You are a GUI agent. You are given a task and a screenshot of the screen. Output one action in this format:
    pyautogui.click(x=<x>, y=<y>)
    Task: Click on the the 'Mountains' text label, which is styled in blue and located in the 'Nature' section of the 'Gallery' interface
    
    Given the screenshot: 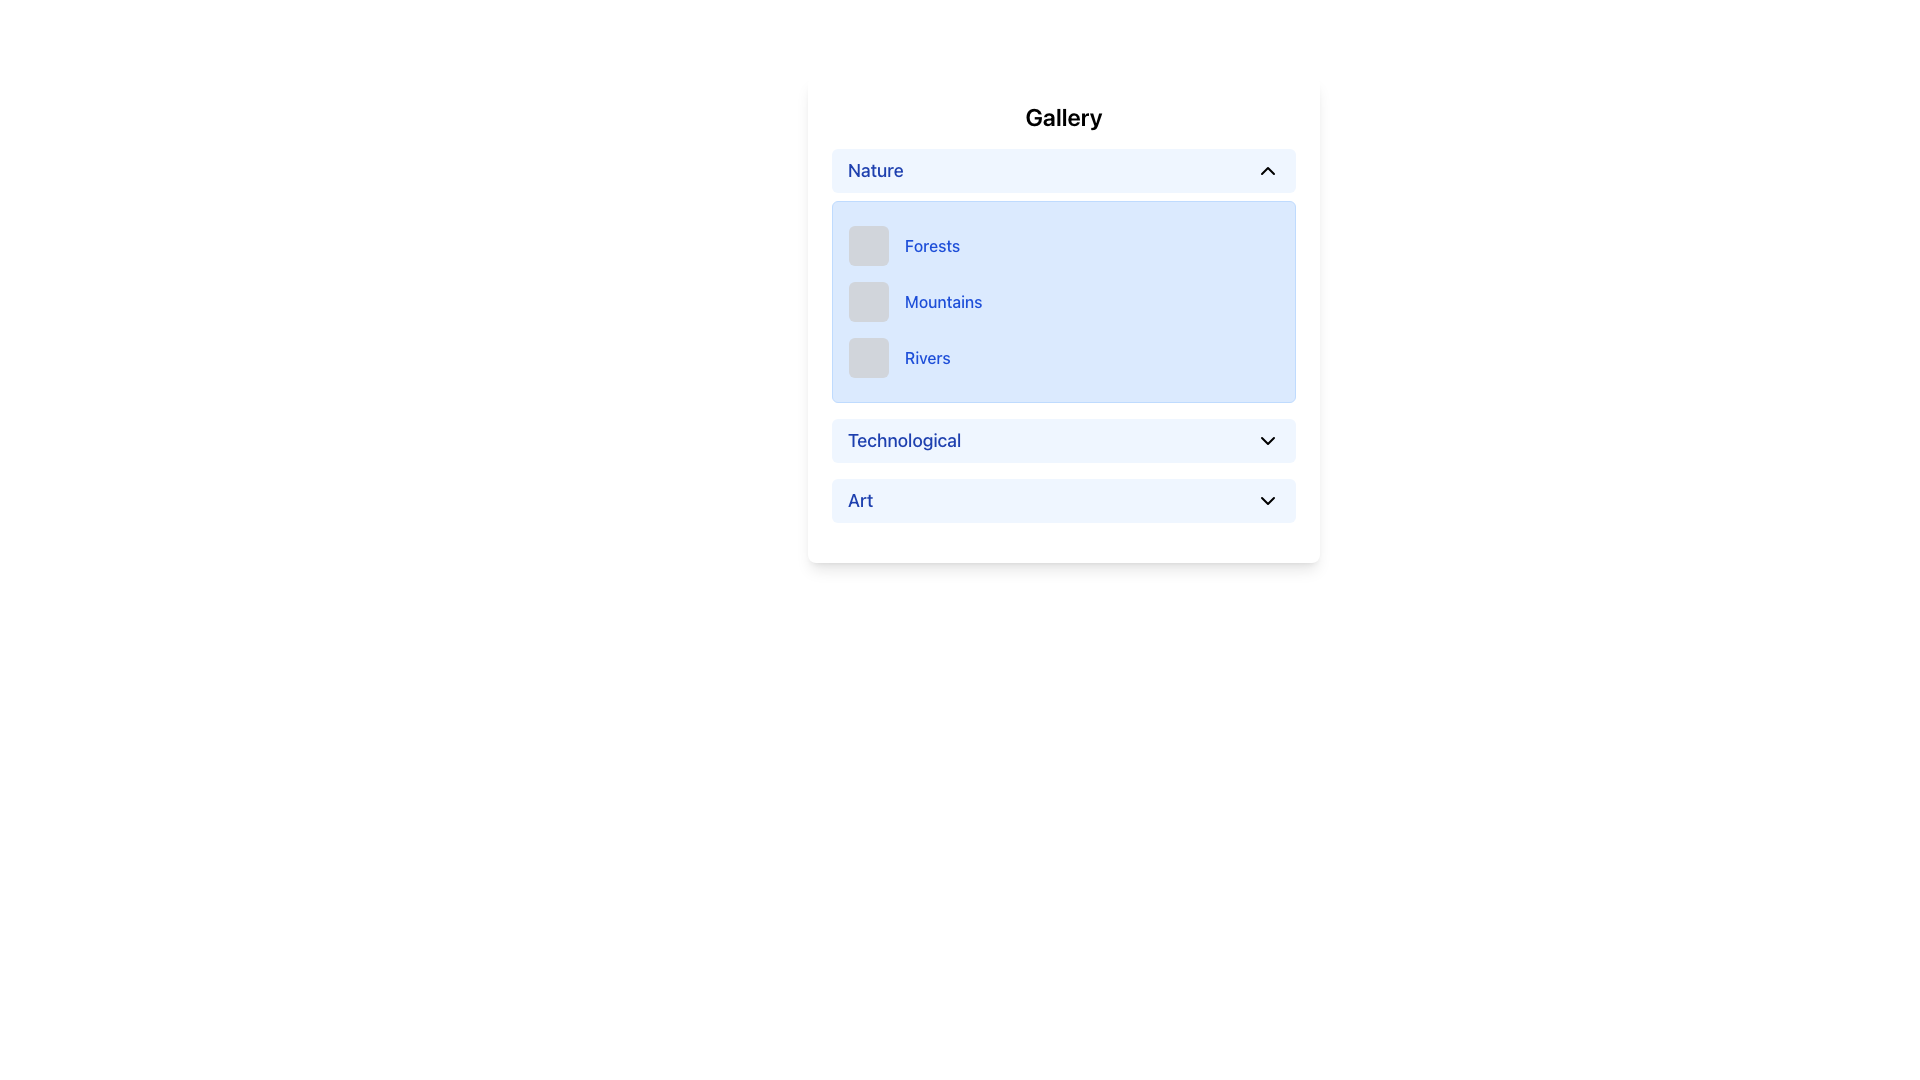 What is the action you would take?
    pyautogui.click(x=942, y=301)
    